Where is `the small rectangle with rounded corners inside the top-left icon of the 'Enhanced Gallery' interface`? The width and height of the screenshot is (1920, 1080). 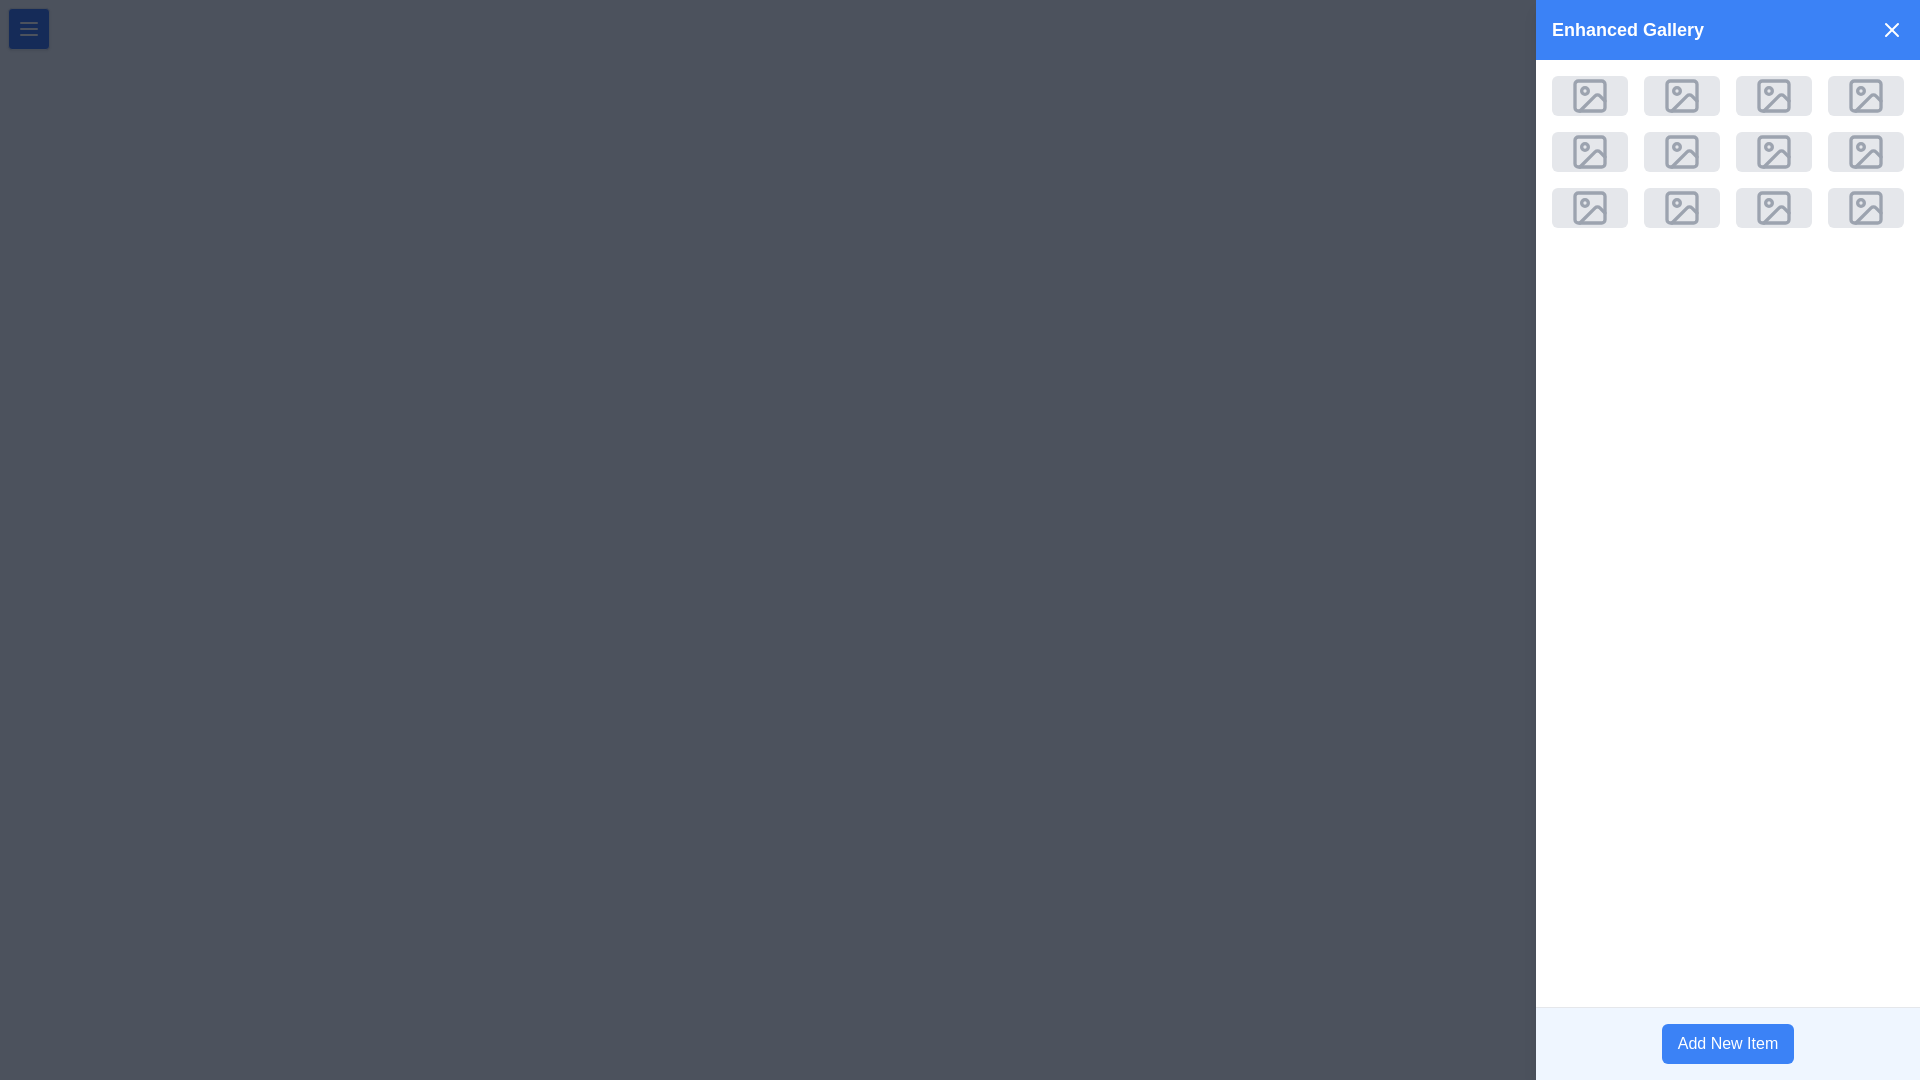
the small rectangle with rounded corners inside the top-left icon of the 'Enhanced Gallery' interface is located at coordinates (1588, 150).